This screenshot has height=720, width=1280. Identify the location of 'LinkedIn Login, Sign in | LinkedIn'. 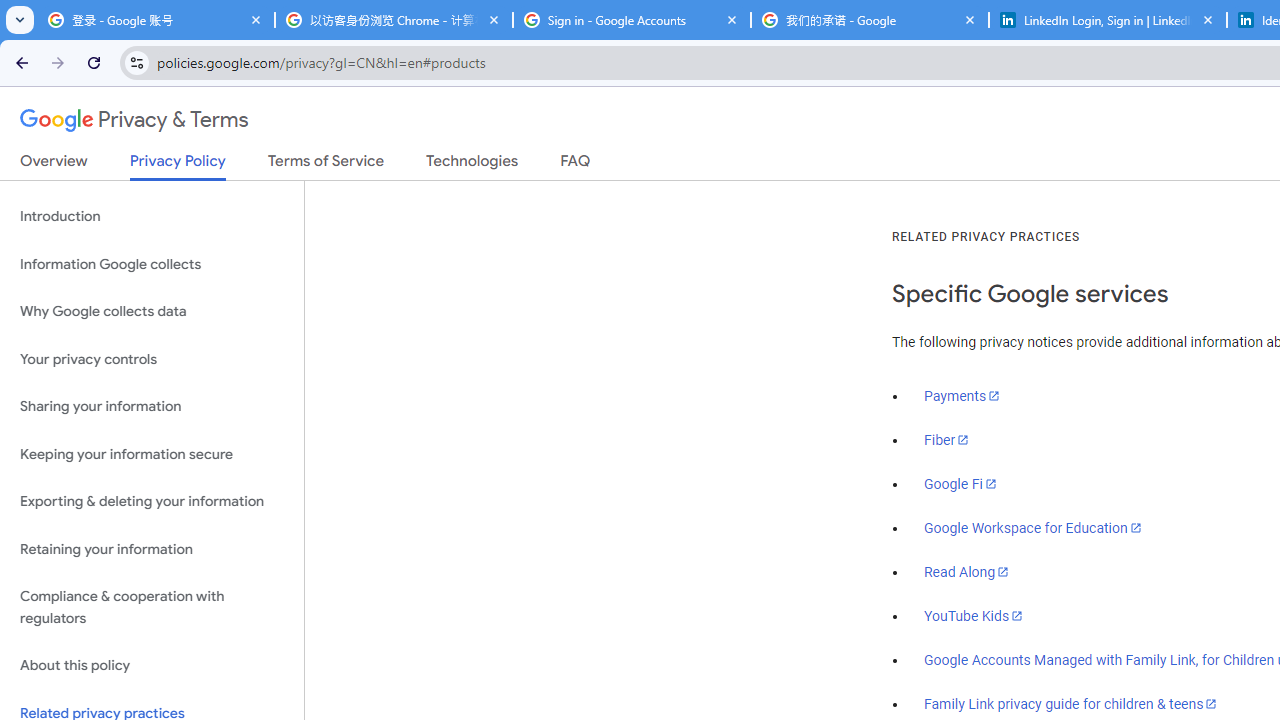
(1107, 20).